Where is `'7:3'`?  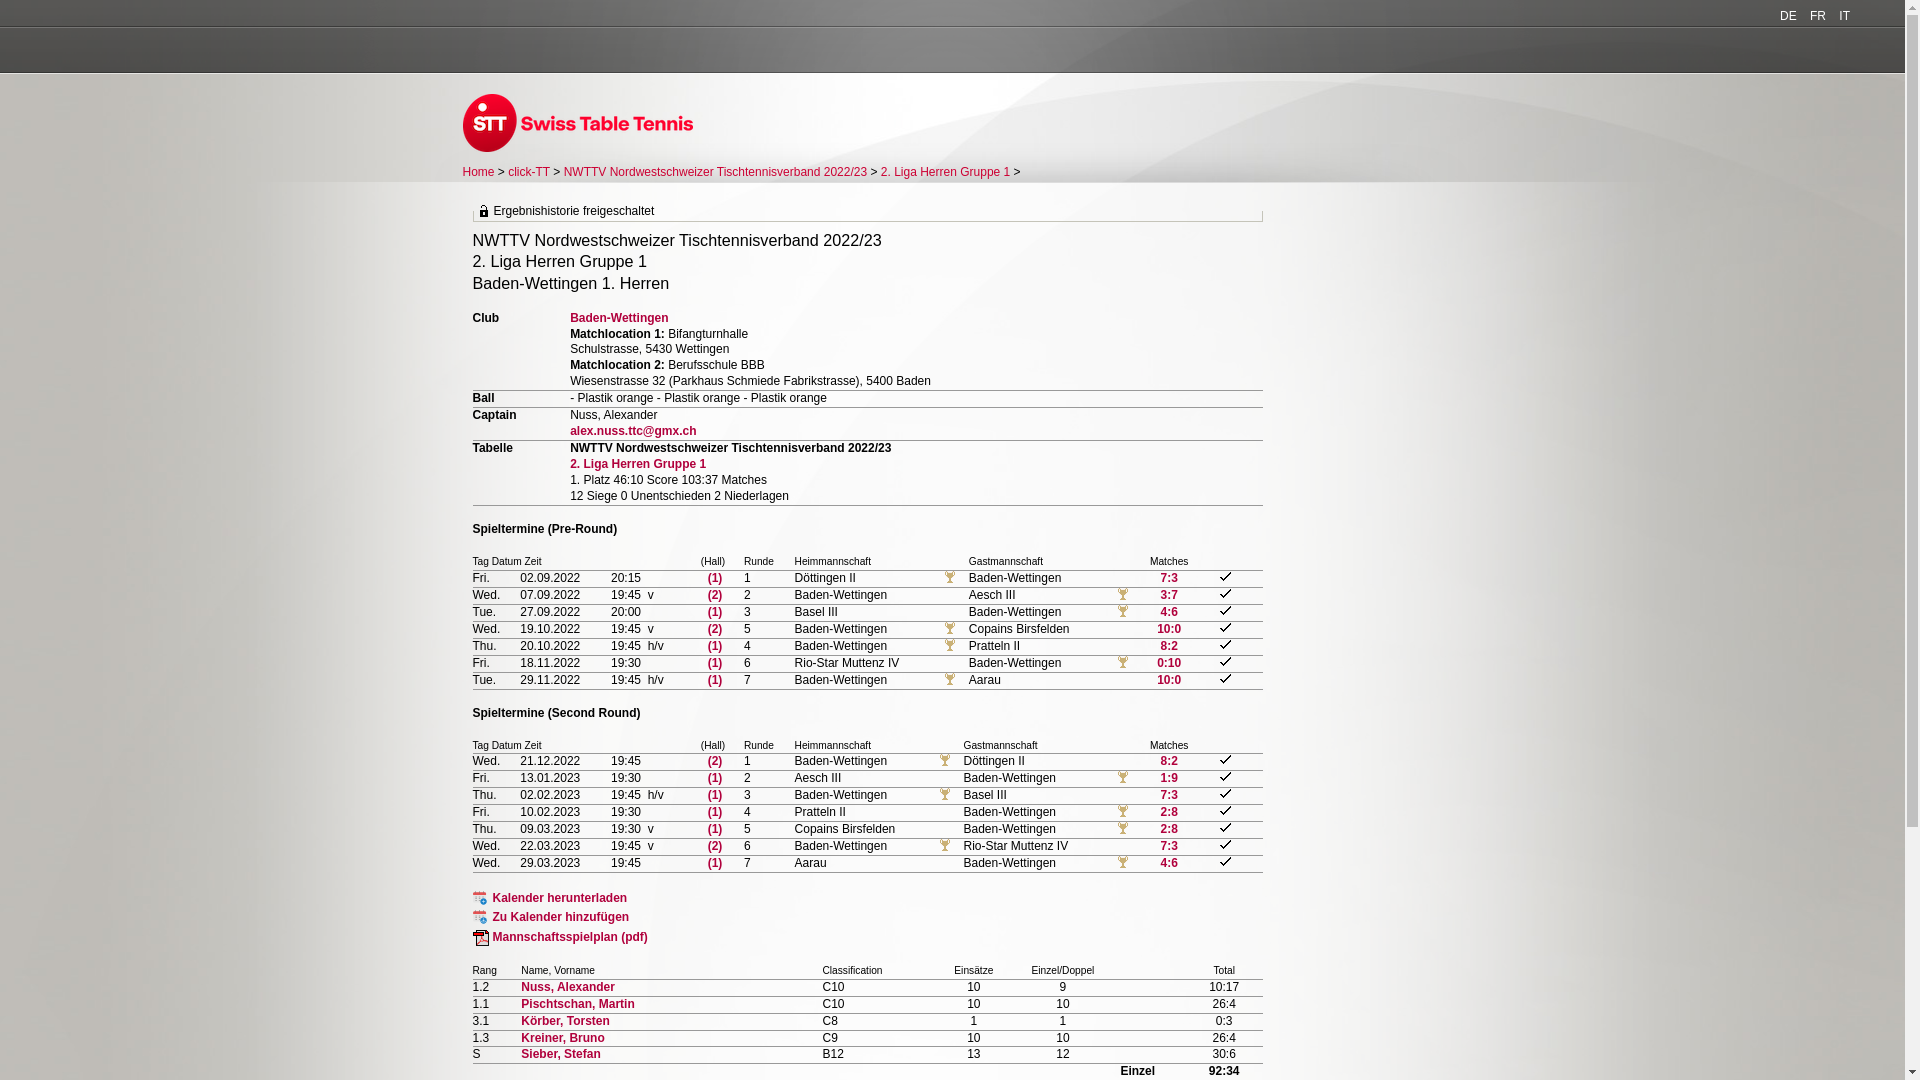 '7:3' is located at coordinates (1169, 845).